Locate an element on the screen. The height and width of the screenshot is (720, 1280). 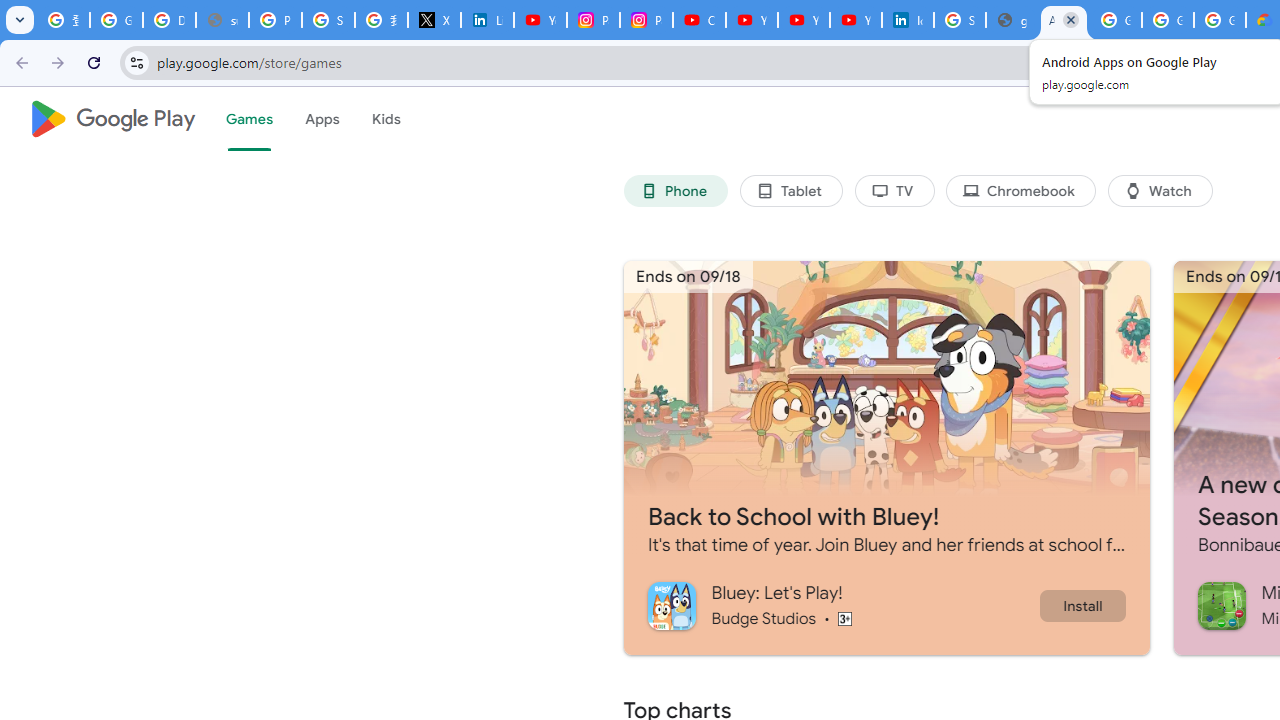
'Privacy Help Center - Policies Help' is located at coordinates (274, 20).